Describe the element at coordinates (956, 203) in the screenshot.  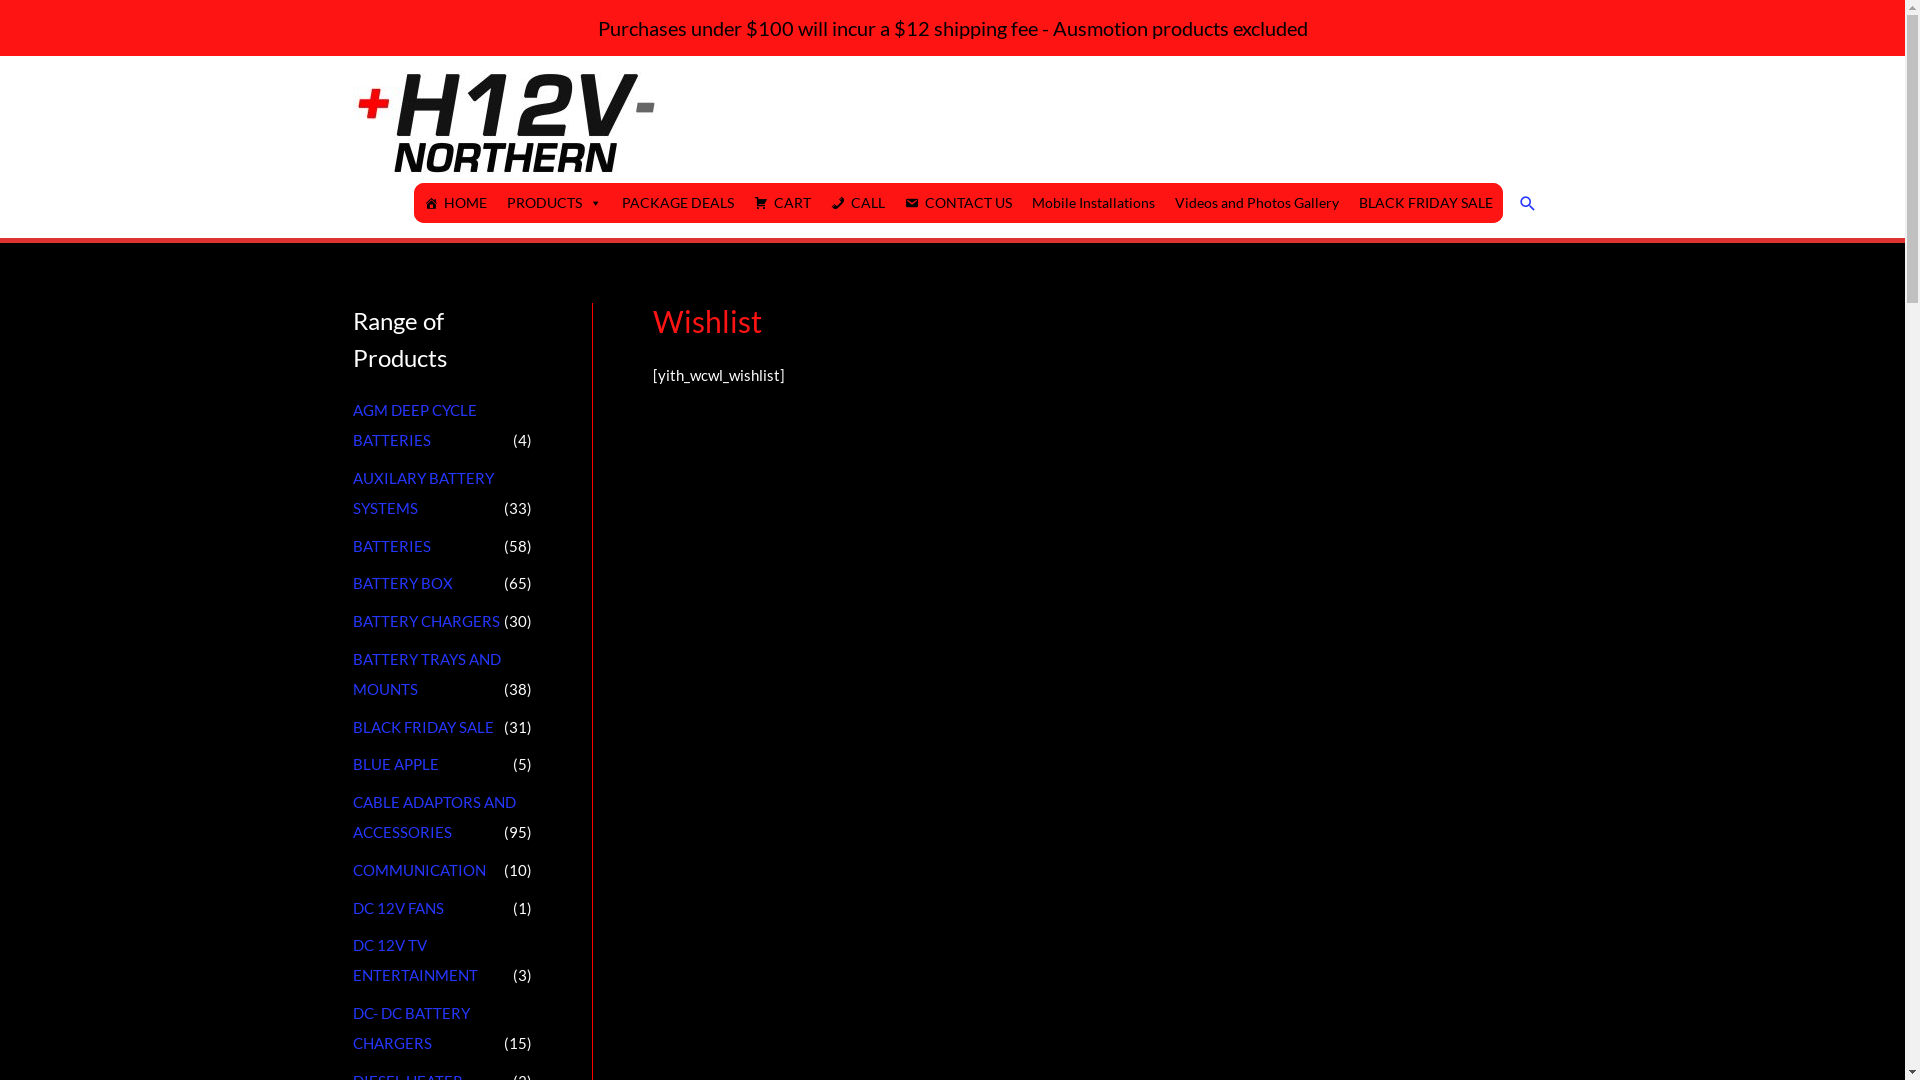
I see `'CONTACT US'` at that location.